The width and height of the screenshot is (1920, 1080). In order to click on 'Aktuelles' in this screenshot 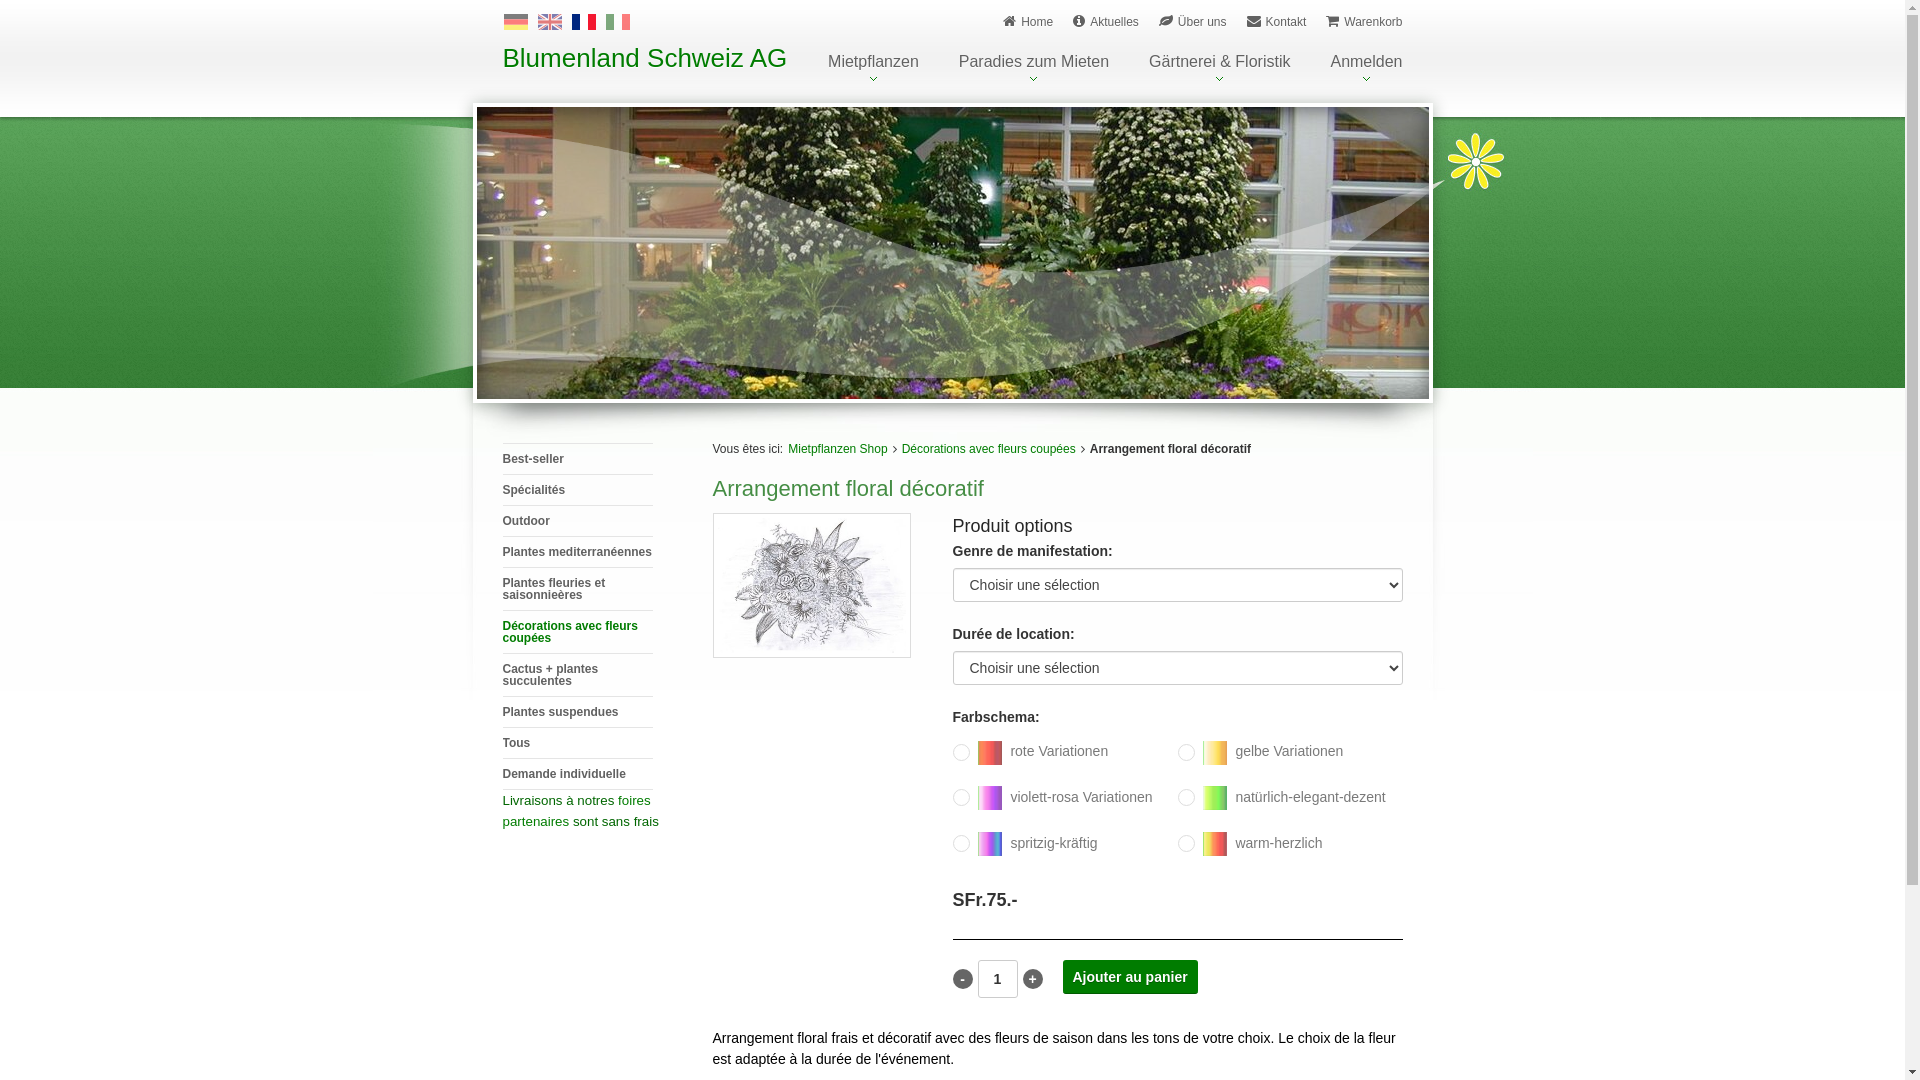, I will do `click(1072, 22)`.